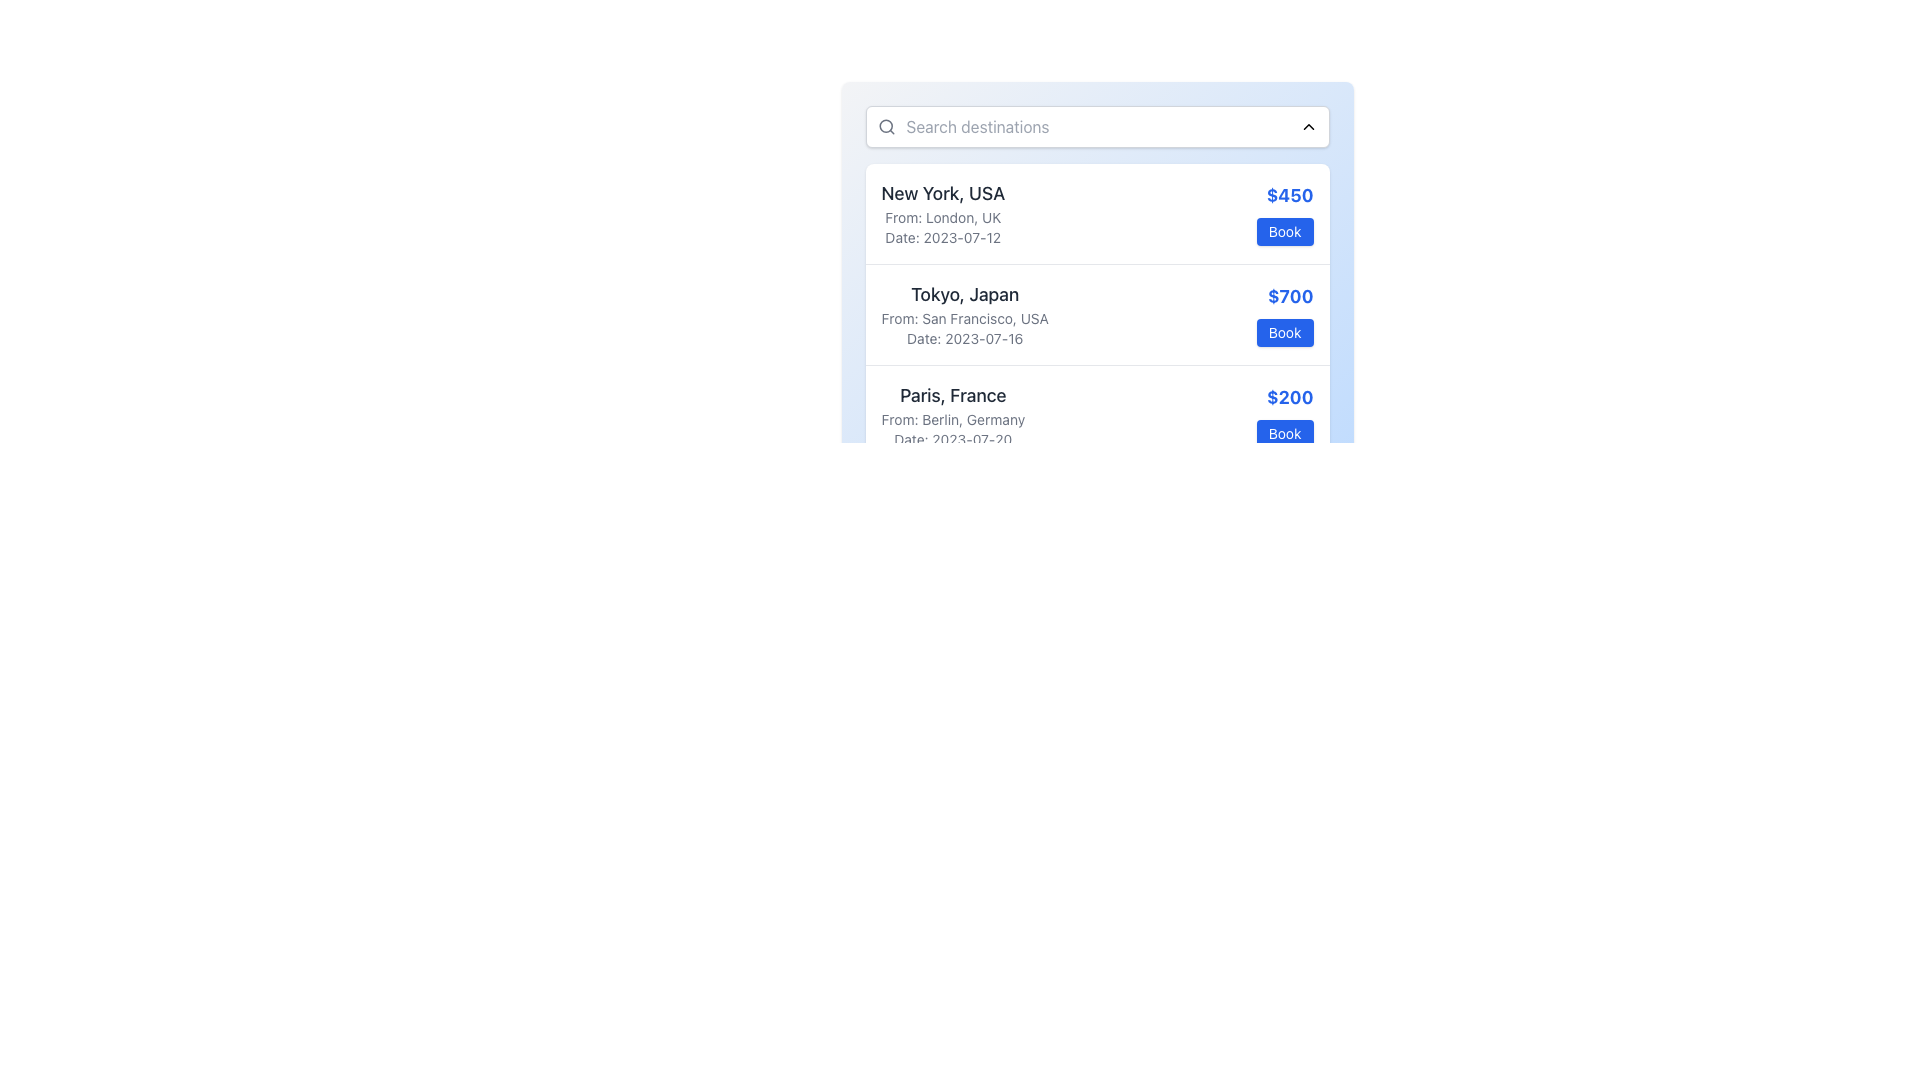 The width and height of the screenshot is (1920, 1080). I want to click on the list item displaying 'Paris, France' which includes details 'From: Berlin, Germany' and 'Date: 2023-07-20', so click(952, 415).